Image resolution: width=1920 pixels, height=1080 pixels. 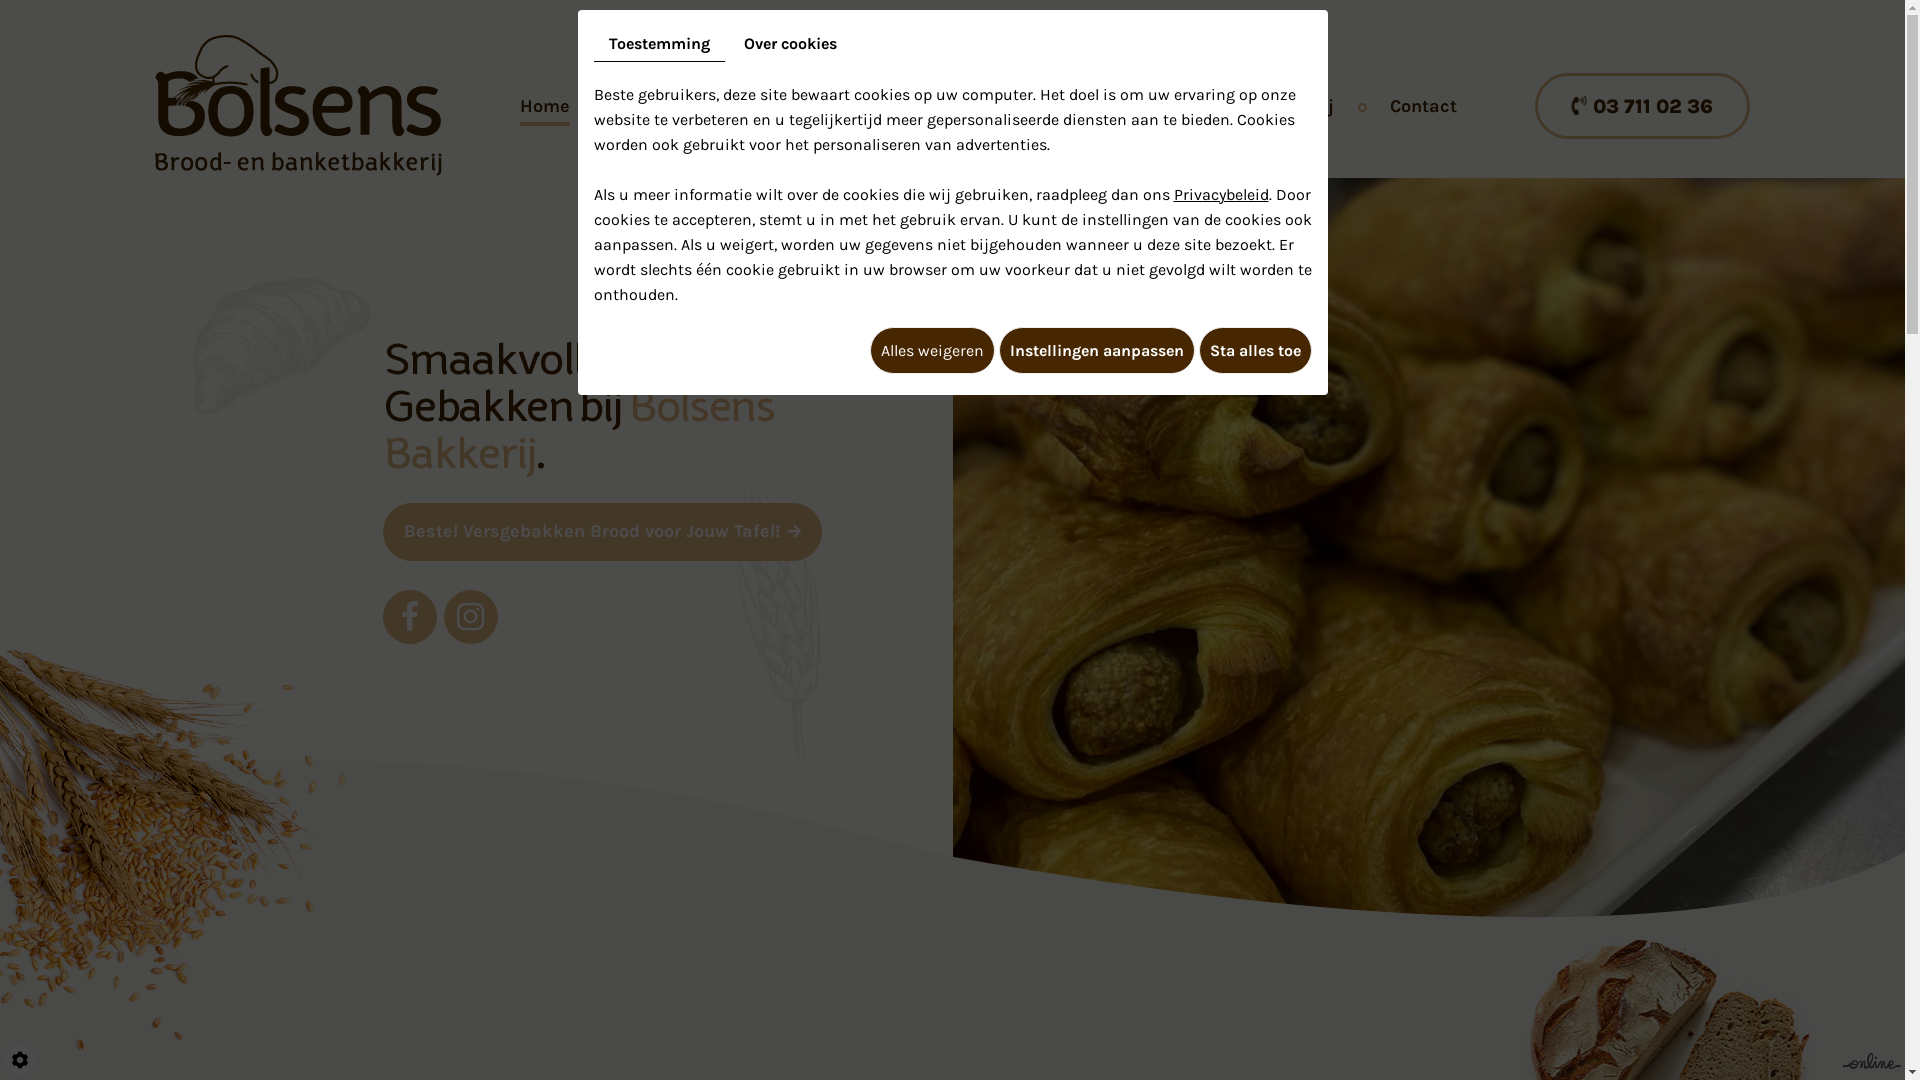 I want to click on 'Cookie-instelling bewerken', so click(x=19, y=1059).